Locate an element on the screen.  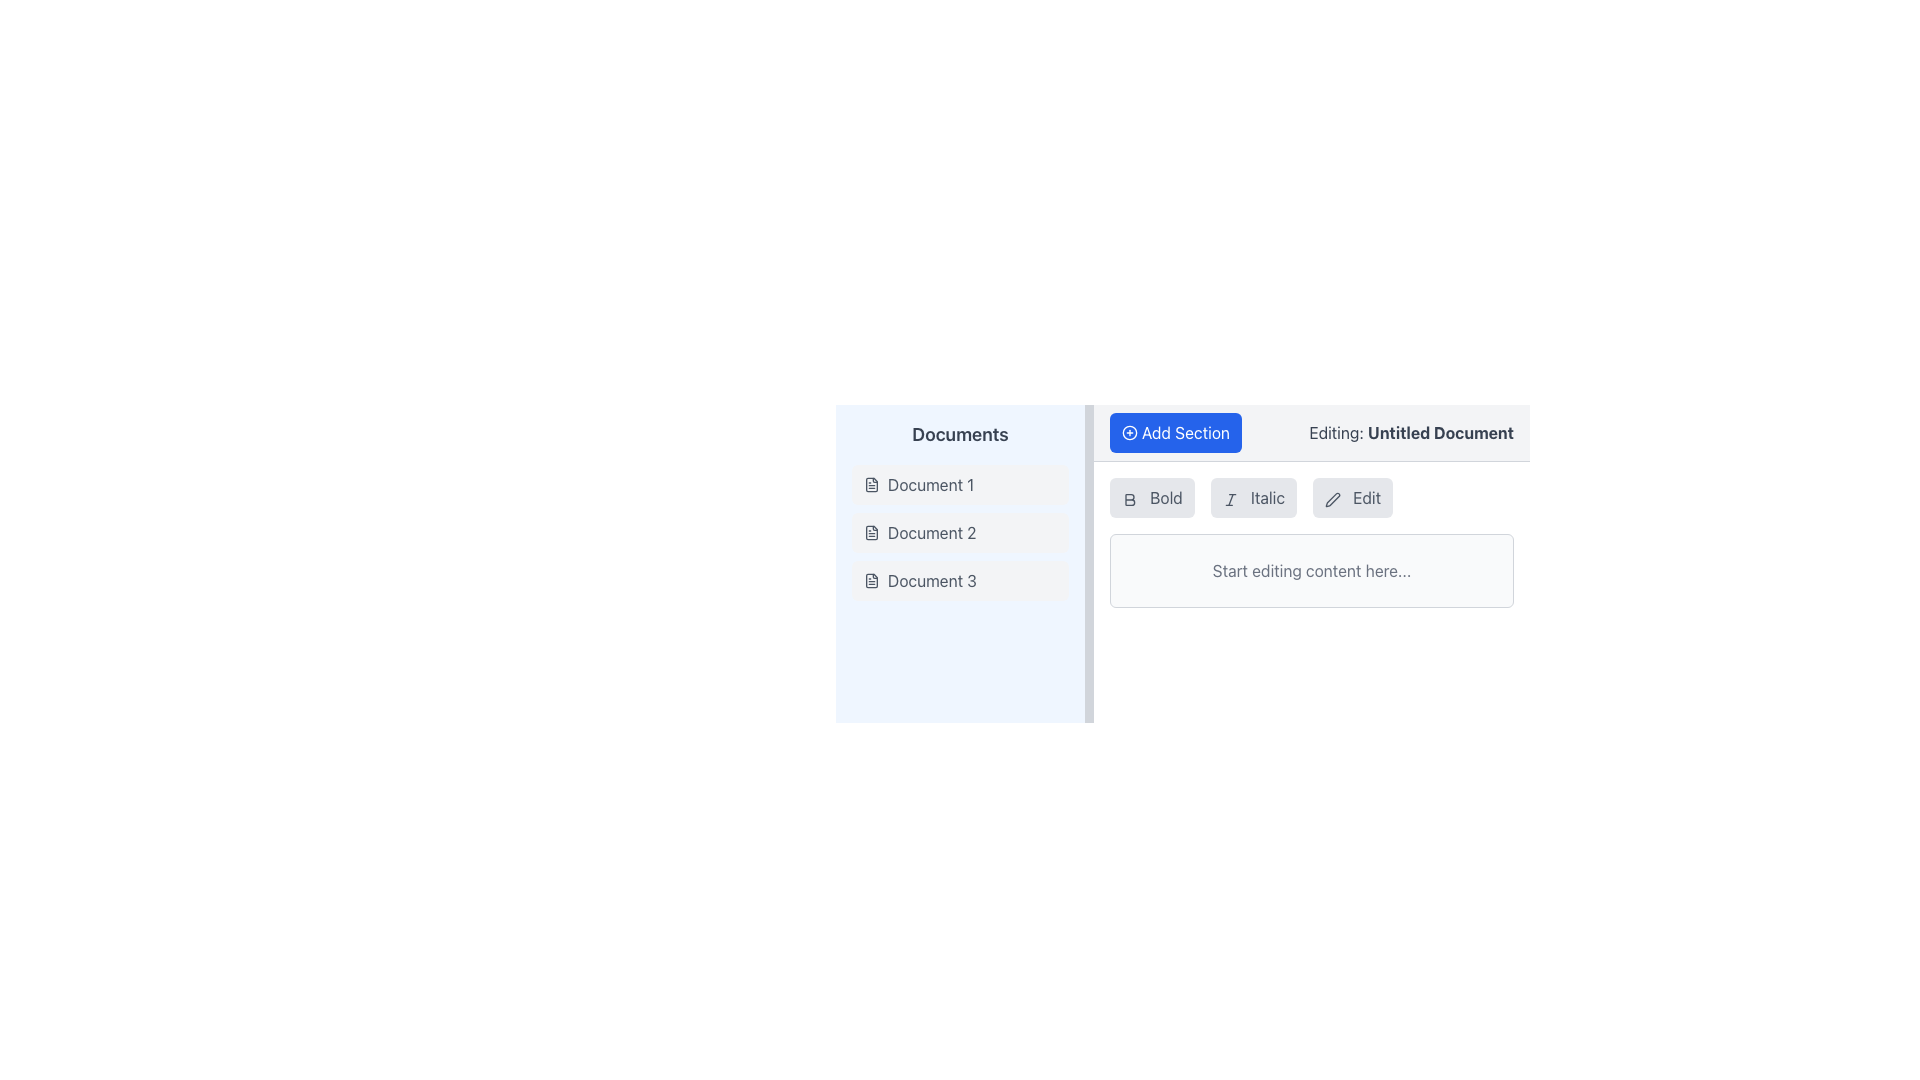
the small pen-shaped icon in black and white located near the top-right corner of the text editor section is located at coordinates (1333, 498).